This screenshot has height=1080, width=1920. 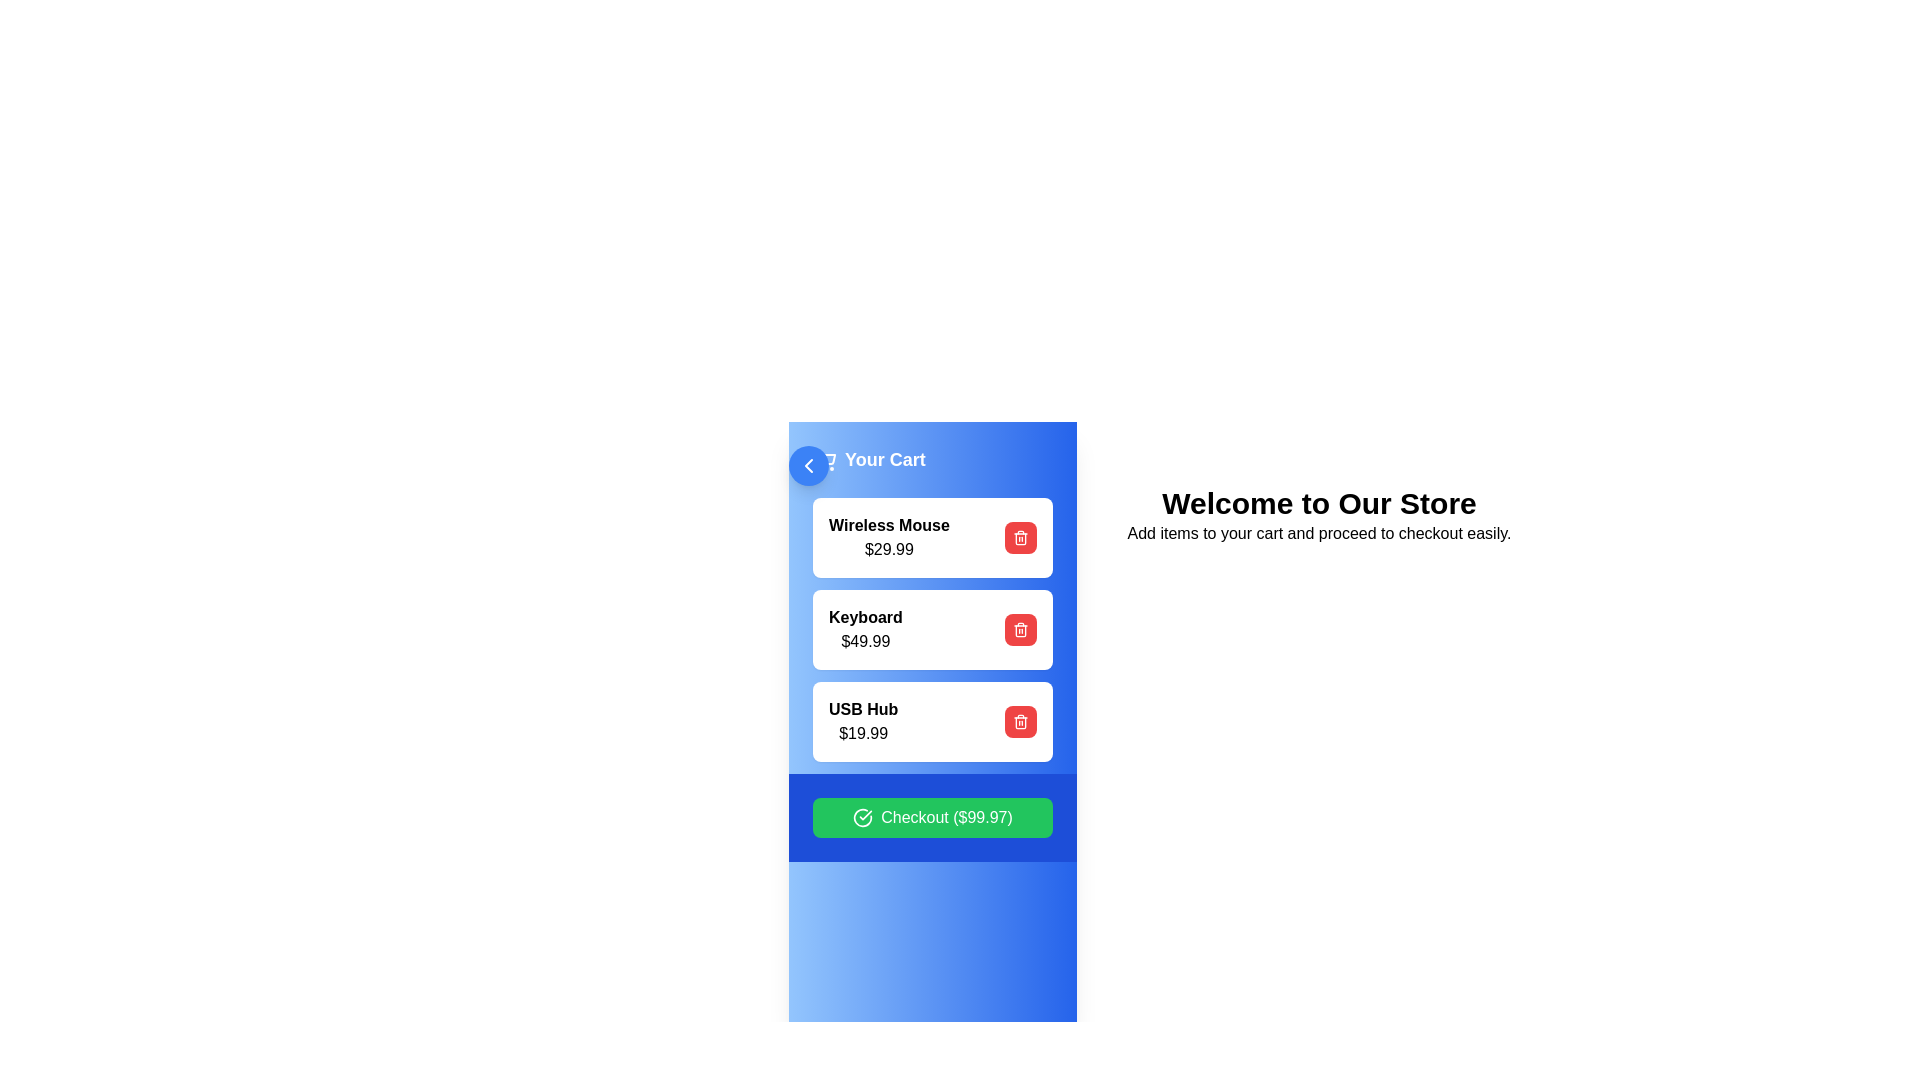 What do you see at coordinates (809, 466) in the screenshot?
I see `the navigation button located at the top-left corner of the cart section` at bounding box center [809, 466].